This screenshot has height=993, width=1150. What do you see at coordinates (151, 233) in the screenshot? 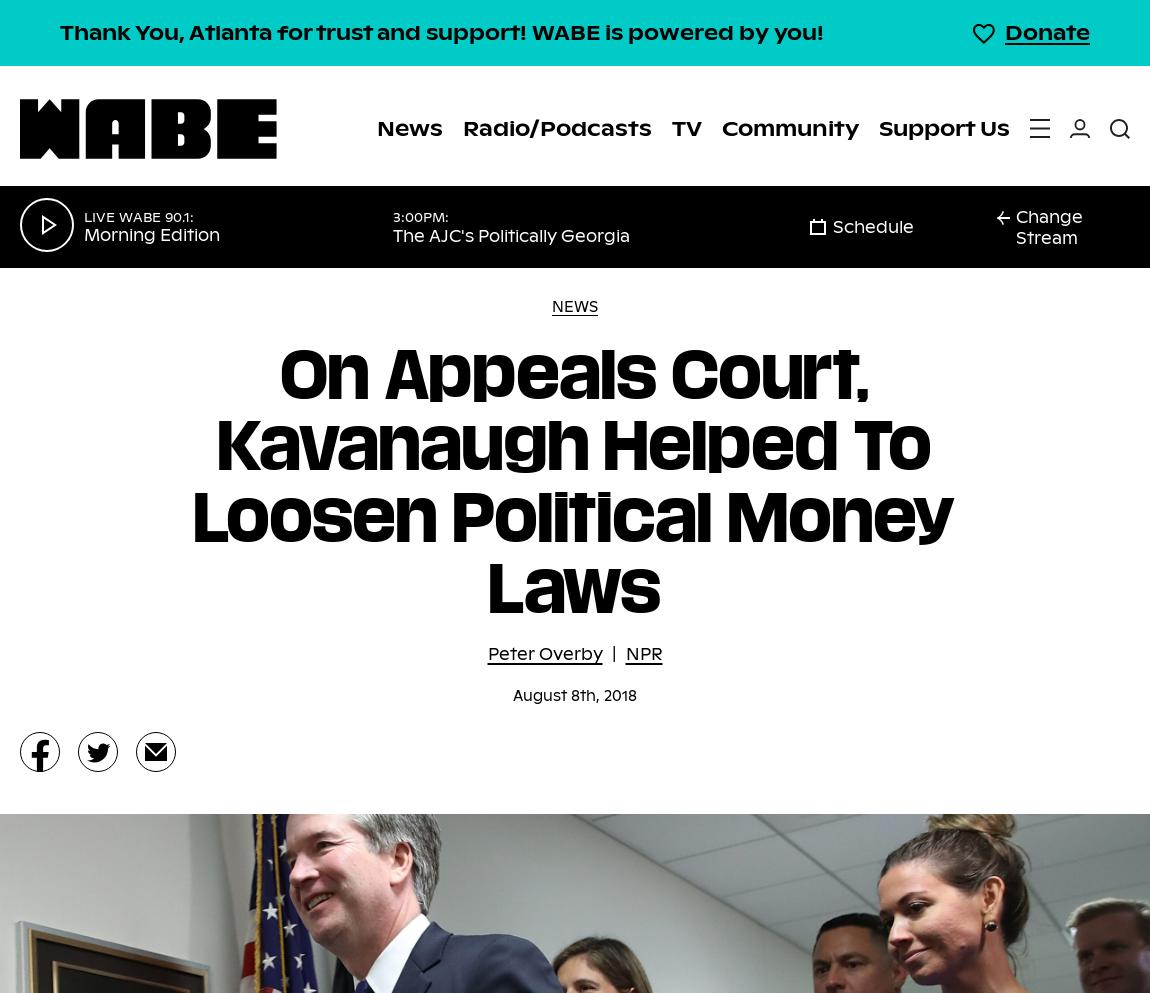
I see `'Morning Edition'` at bounding box center [151, 233].